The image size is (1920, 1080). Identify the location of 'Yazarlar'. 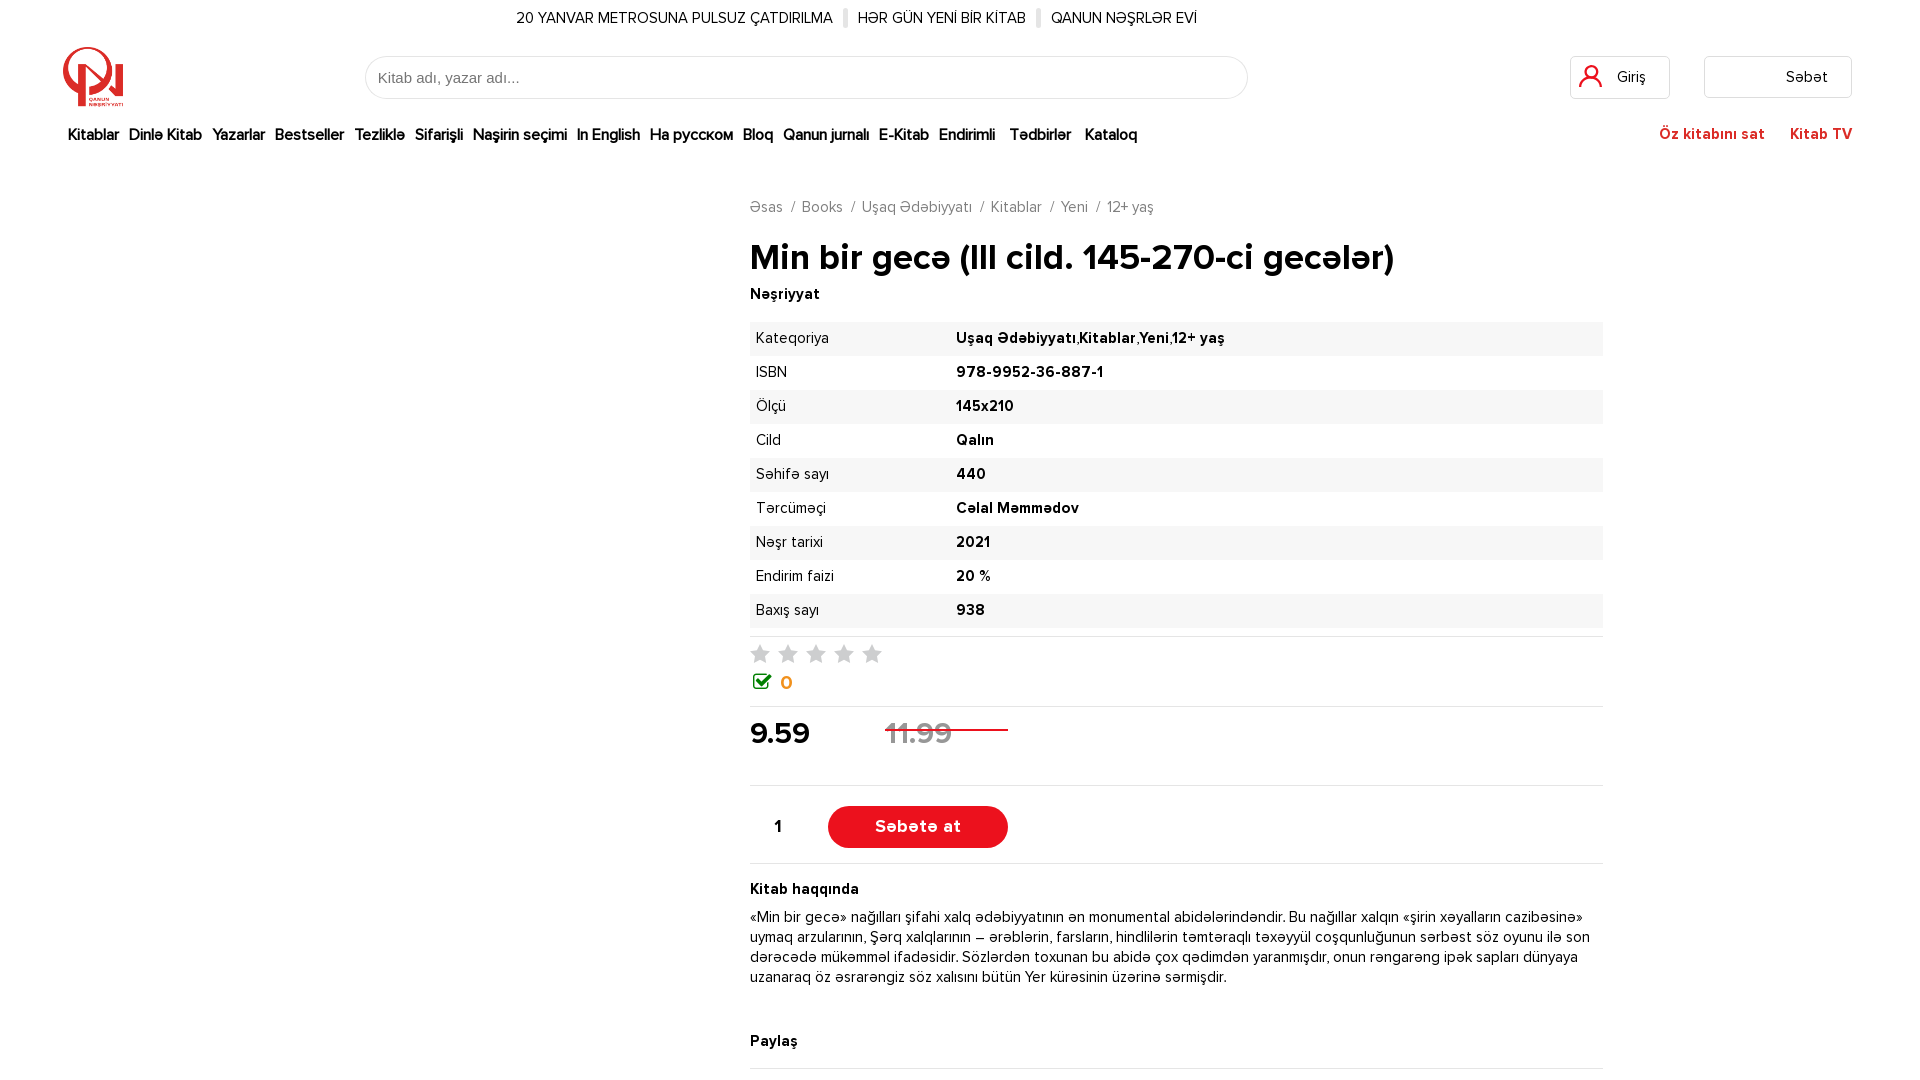
(211, 135).